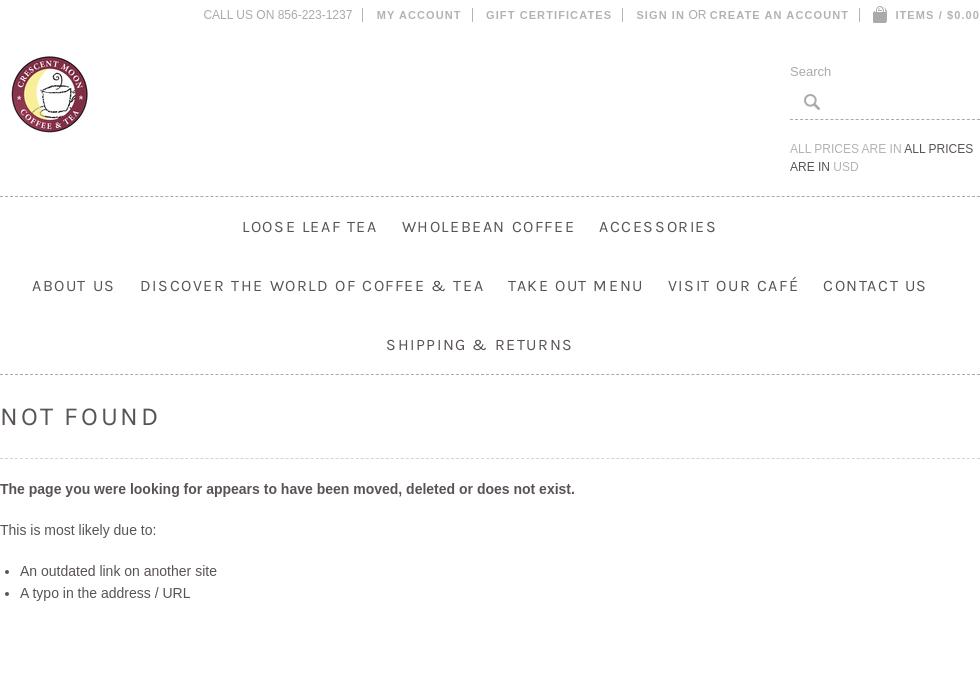  I want to click on 'Visit Our Café', so click(733, 284).